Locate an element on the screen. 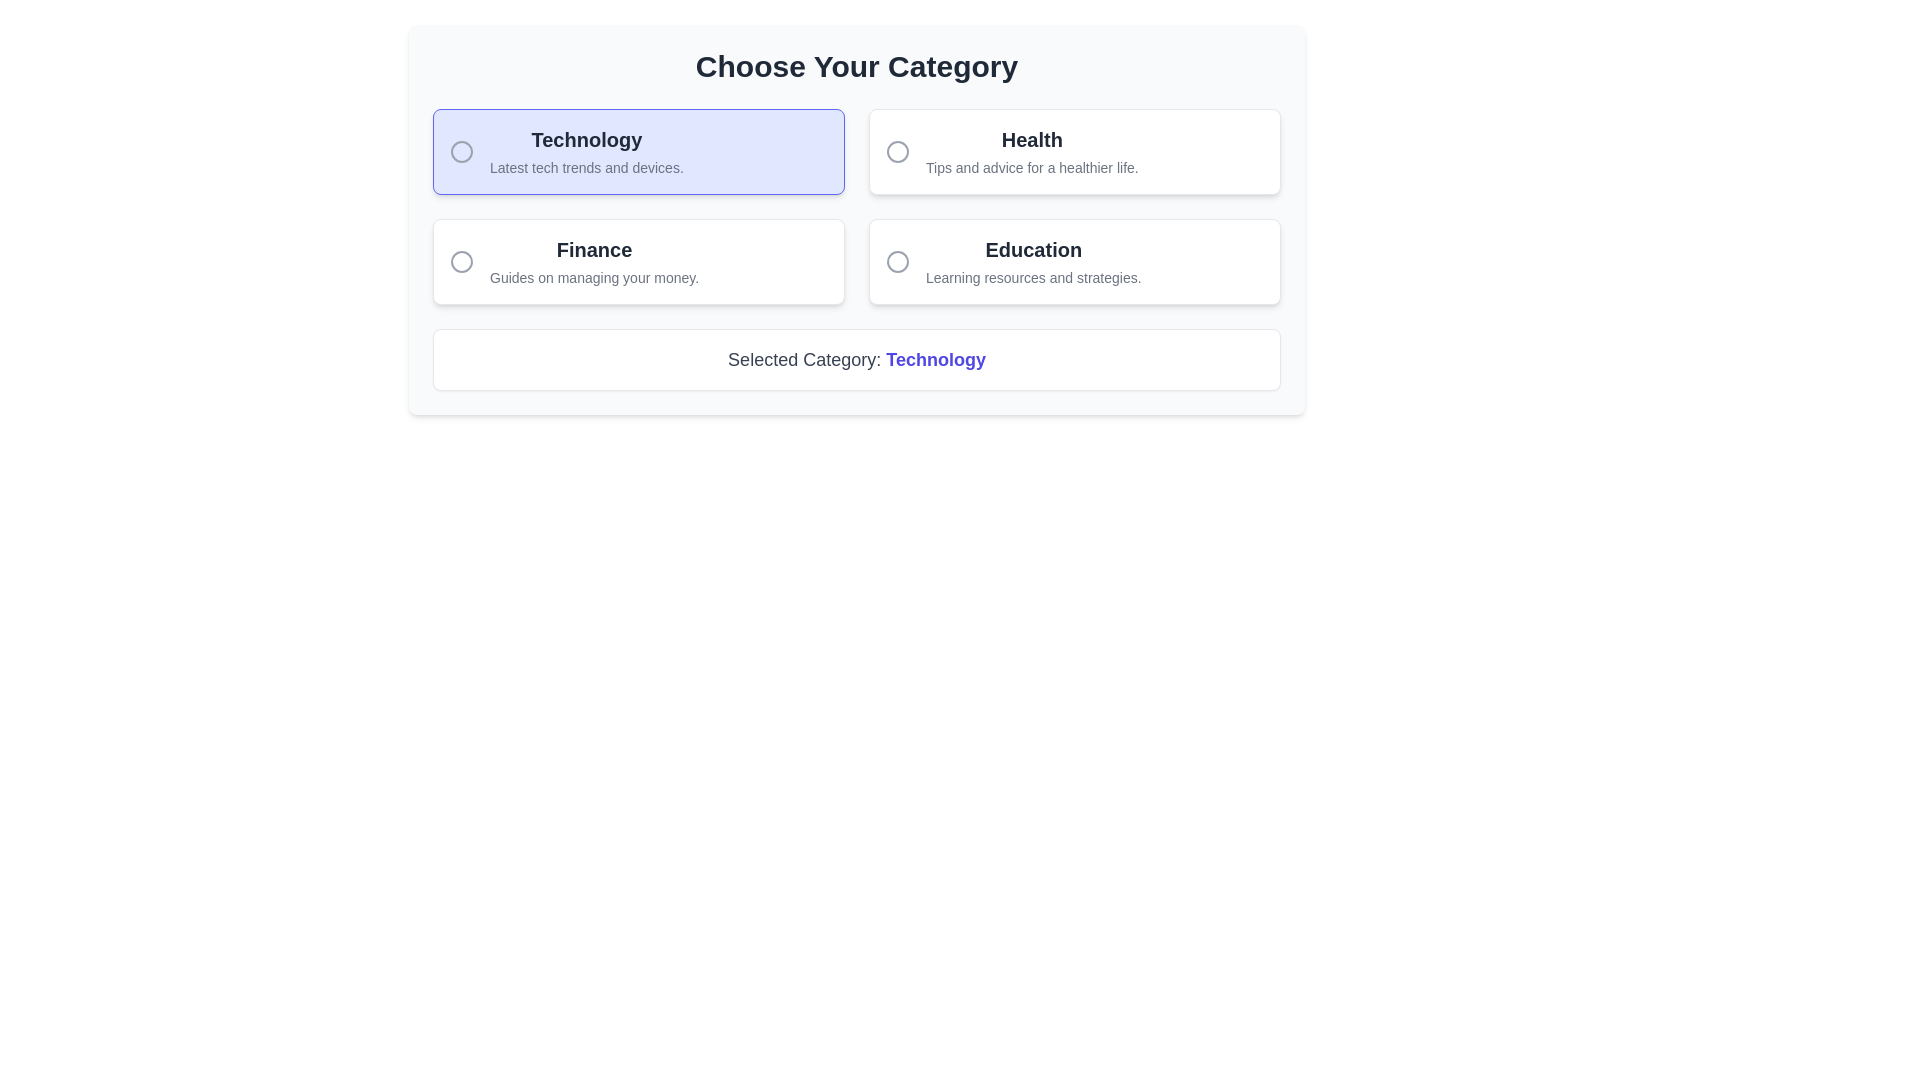 This screenshot has height=1080, width=1920. the circular grayish icon located in the 'Health' category card, which is positioned to the left of the 'Health' text is located at coordinates (896, 150).